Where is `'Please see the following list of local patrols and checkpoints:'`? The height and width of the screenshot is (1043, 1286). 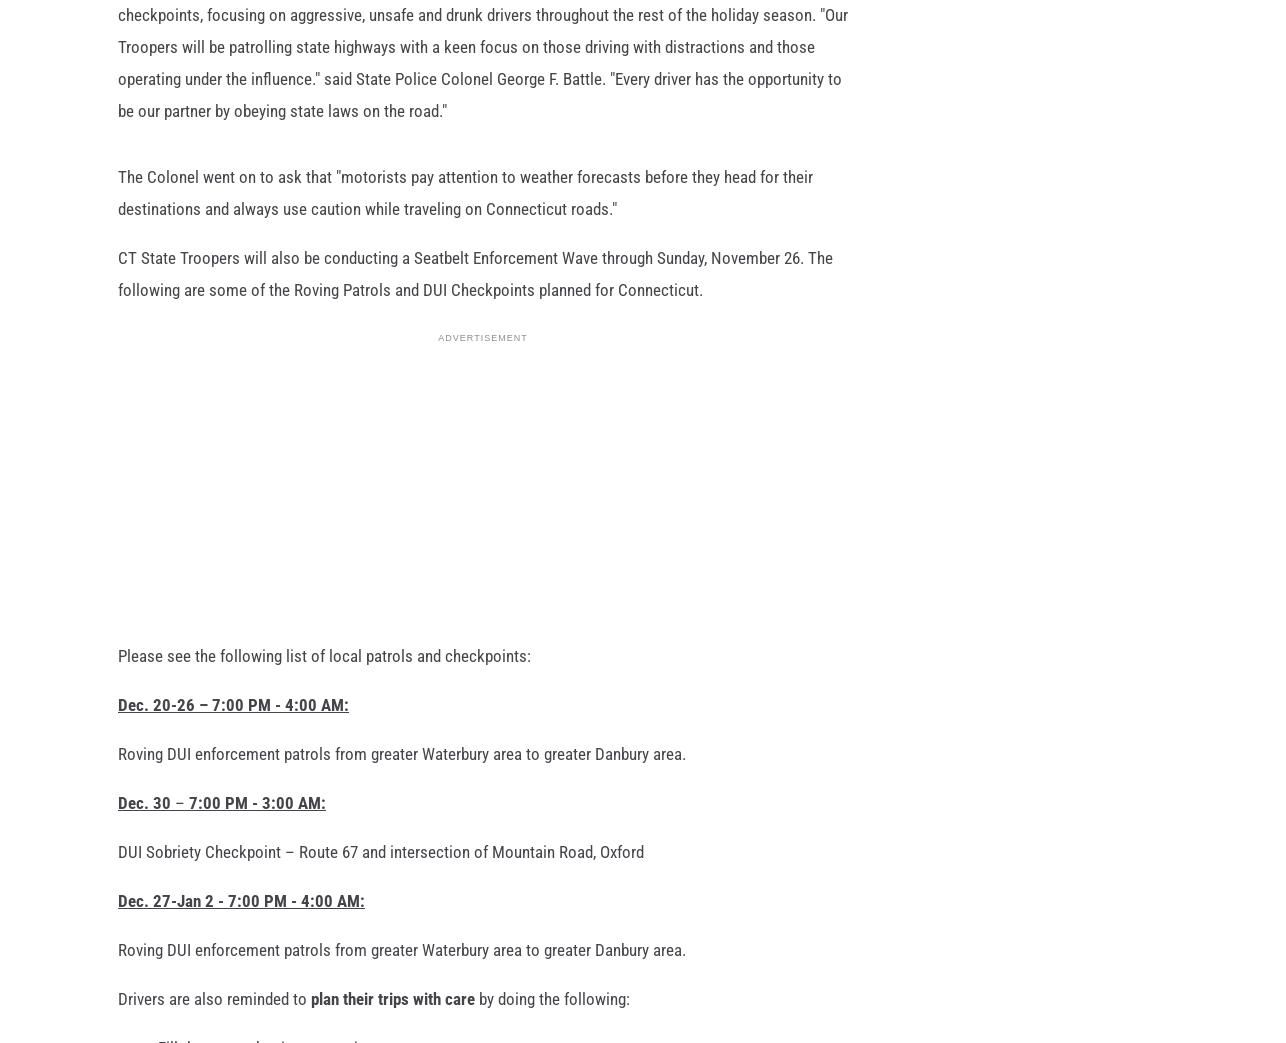 'Please see the following list of local patrols and checkpoints:' is located at coordinates (323, 669).